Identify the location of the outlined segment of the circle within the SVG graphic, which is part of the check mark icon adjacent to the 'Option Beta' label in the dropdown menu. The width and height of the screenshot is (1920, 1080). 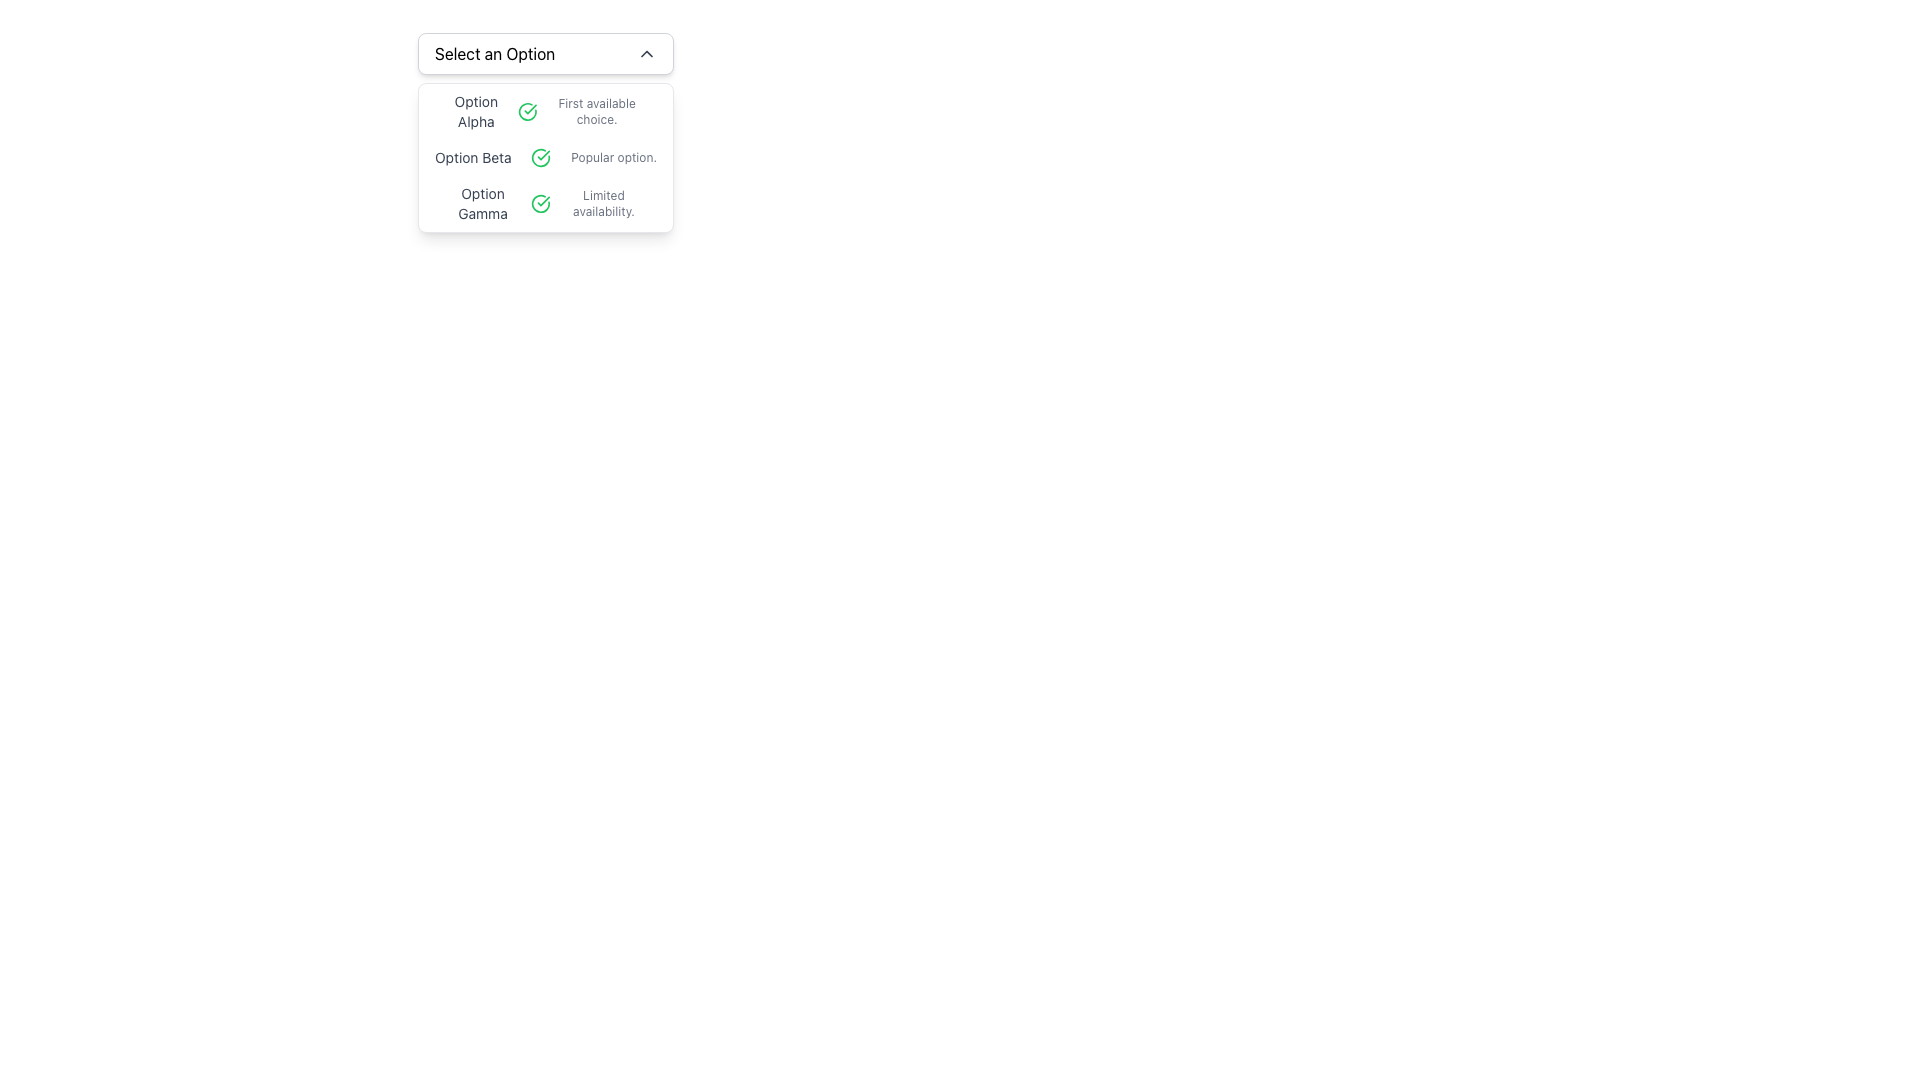
(541, 157).